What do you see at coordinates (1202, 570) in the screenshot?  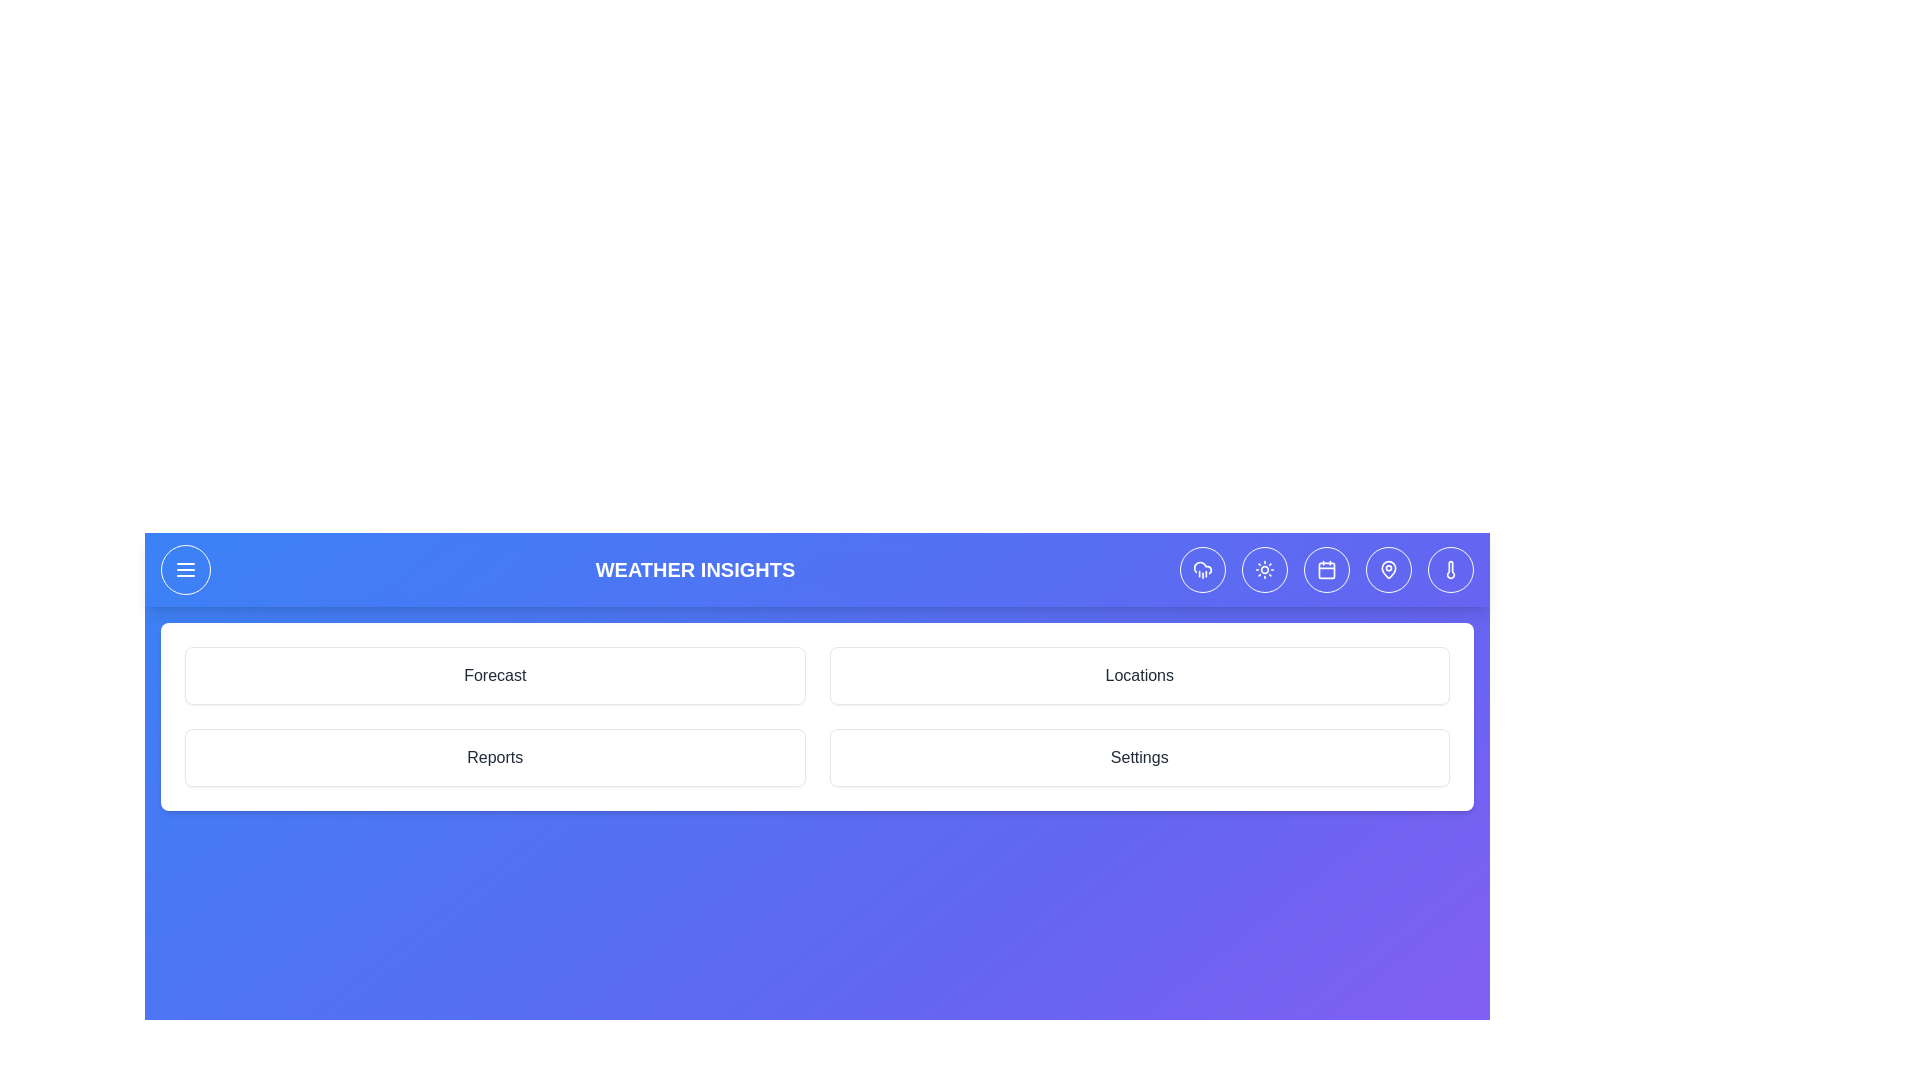 I see `the cloud_rain icon in the header` at bounding box center [1202, 570].